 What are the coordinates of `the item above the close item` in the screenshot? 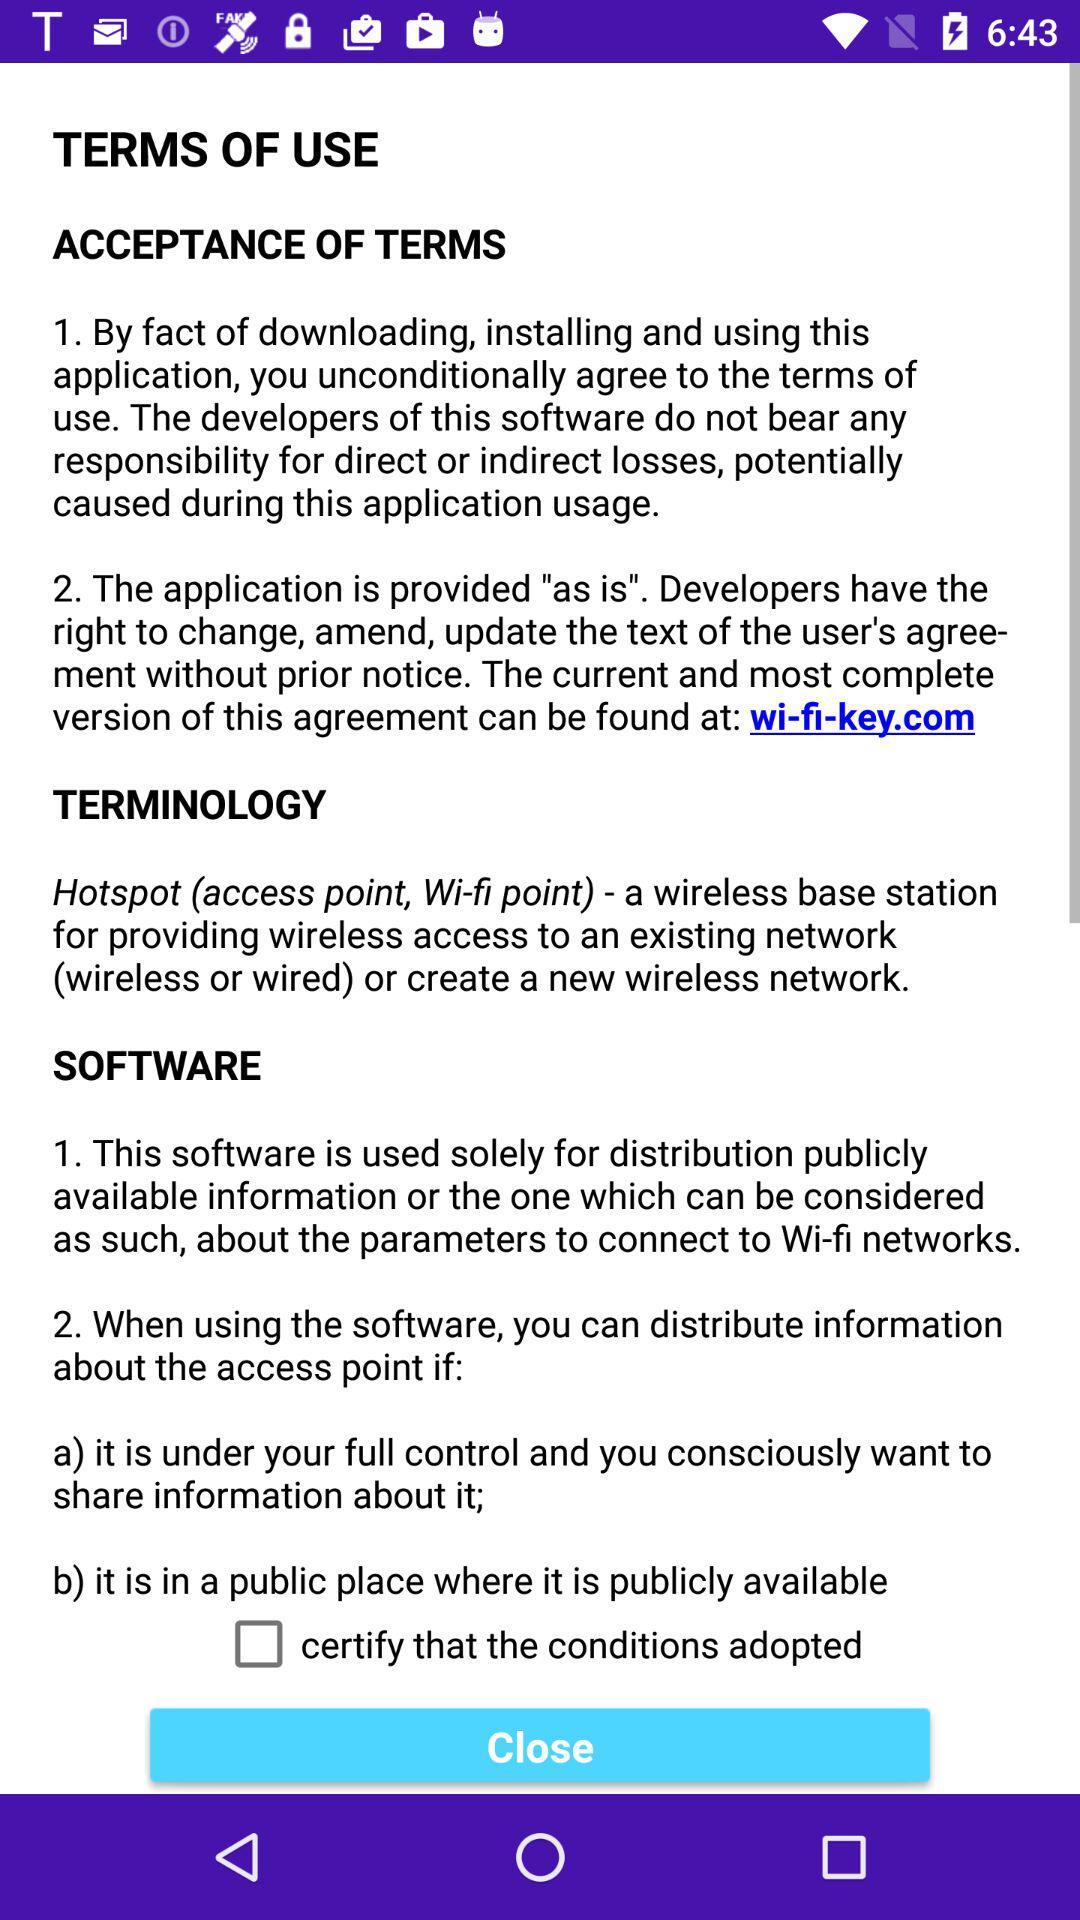 It's located at (540, 1644).